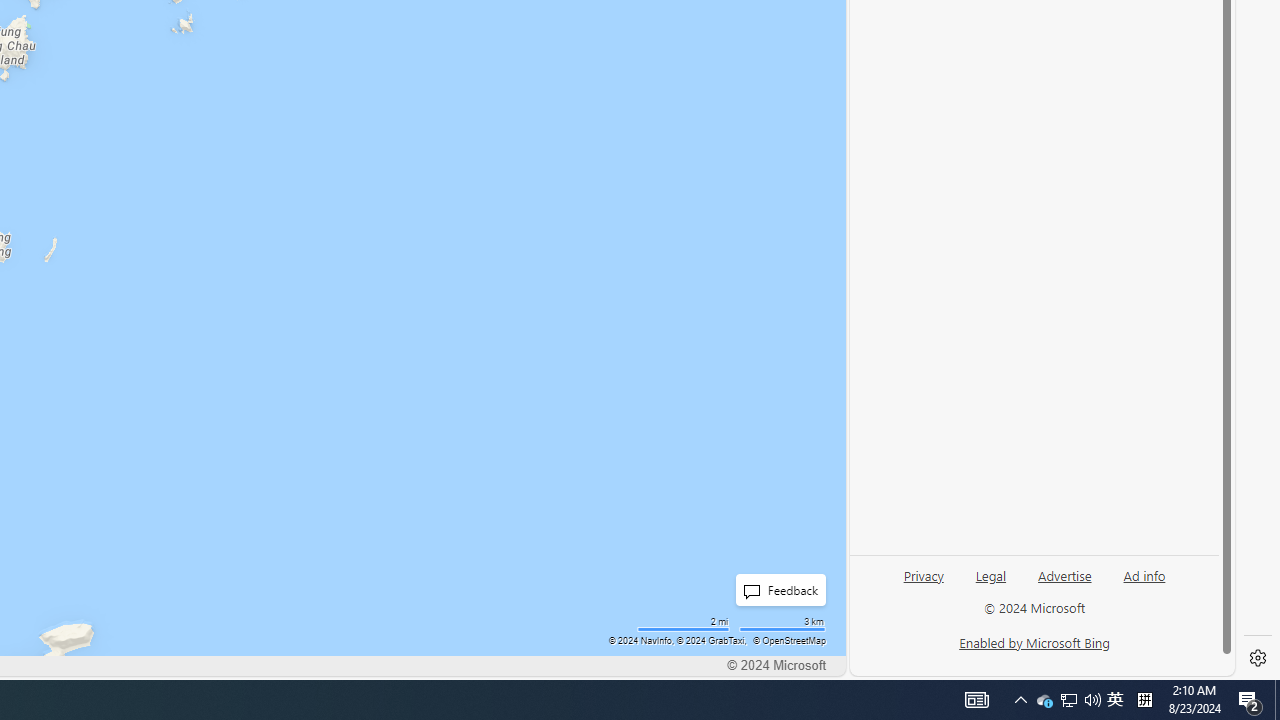 This screenshot has width=1280, height=720. What do you see at coordinates (1063, 583) in the screenshot?
I see `'Advertise'` at bounding box center [1063, 583].